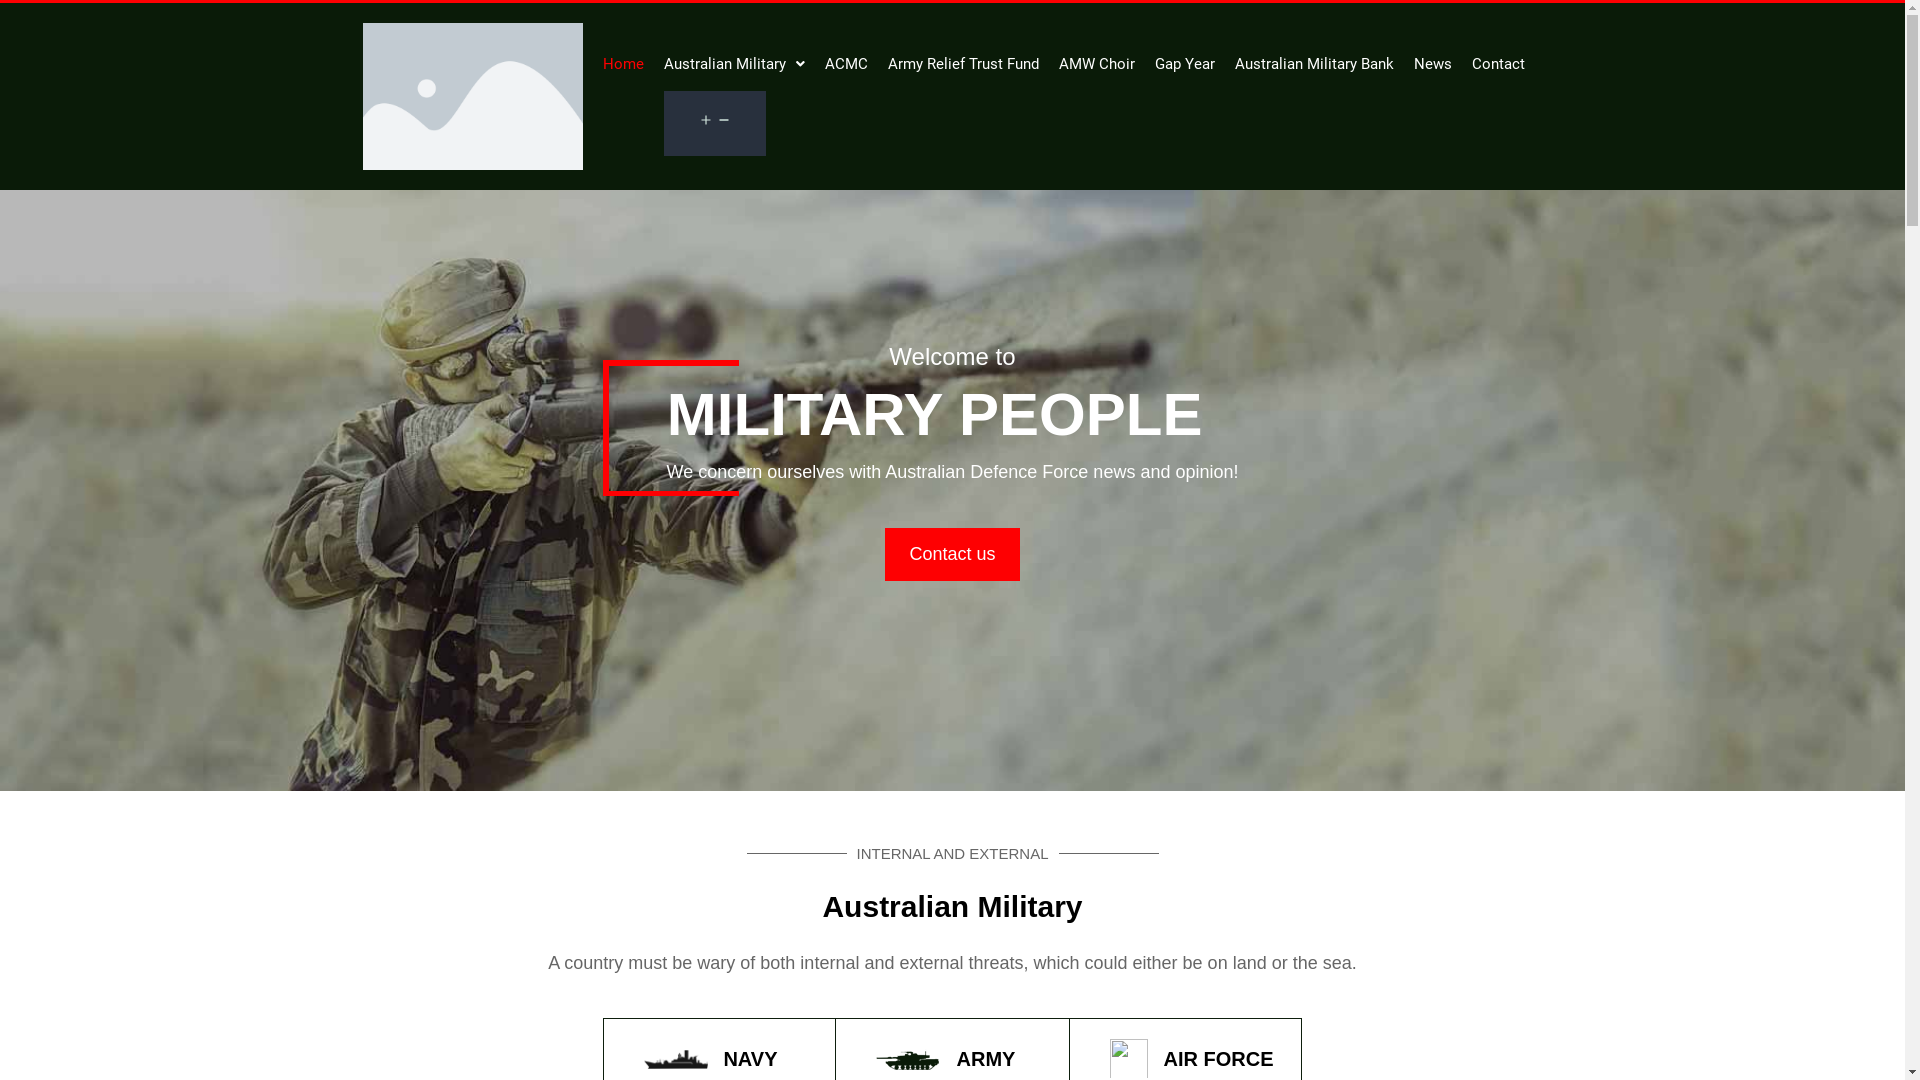  What do you see at coordinates (1472, 63) in the screenshot?
I see `'Contact'` at bounding box center [1472, 63].